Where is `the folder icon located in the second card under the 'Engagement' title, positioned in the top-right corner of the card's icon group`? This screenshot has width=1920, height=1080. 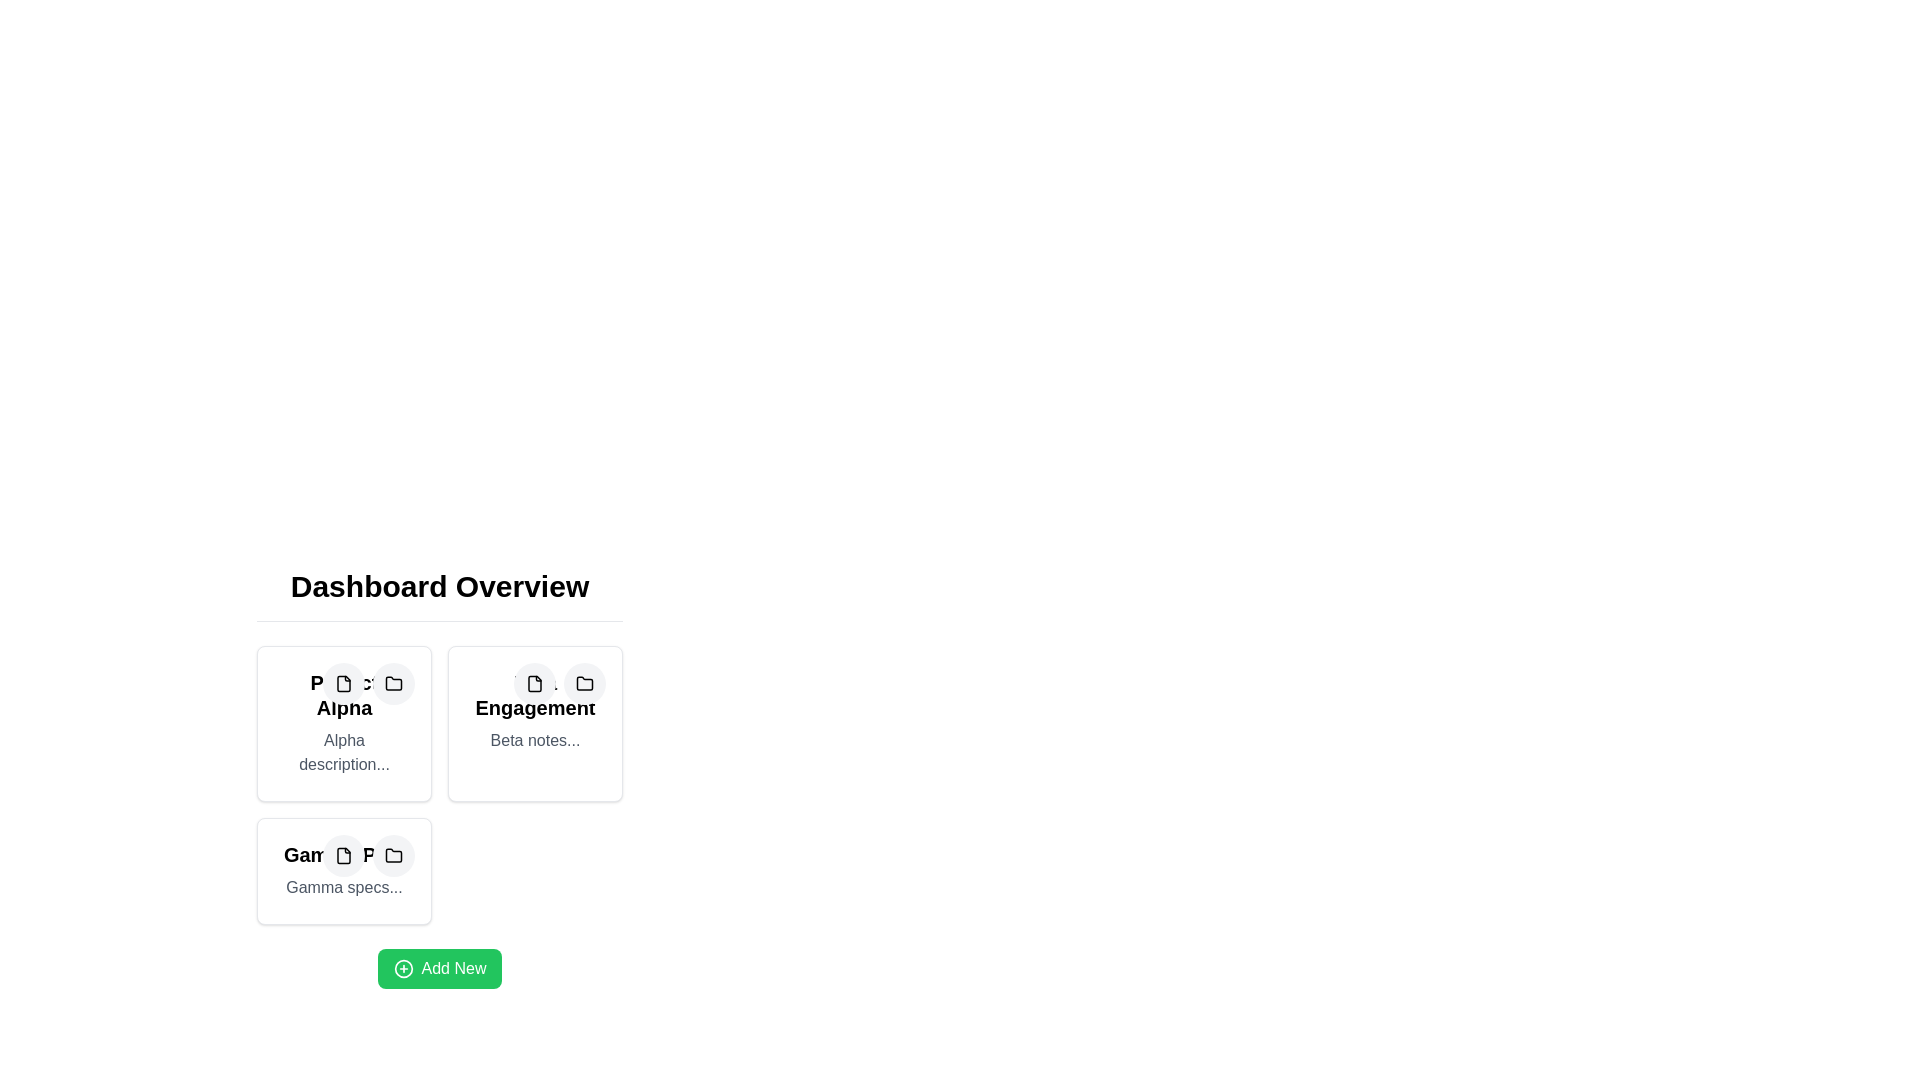
the folder icon located in the second card under the 'Engagement' title, positioned in the top-right corner of the card's icon group is located at coordinates (584, 681).